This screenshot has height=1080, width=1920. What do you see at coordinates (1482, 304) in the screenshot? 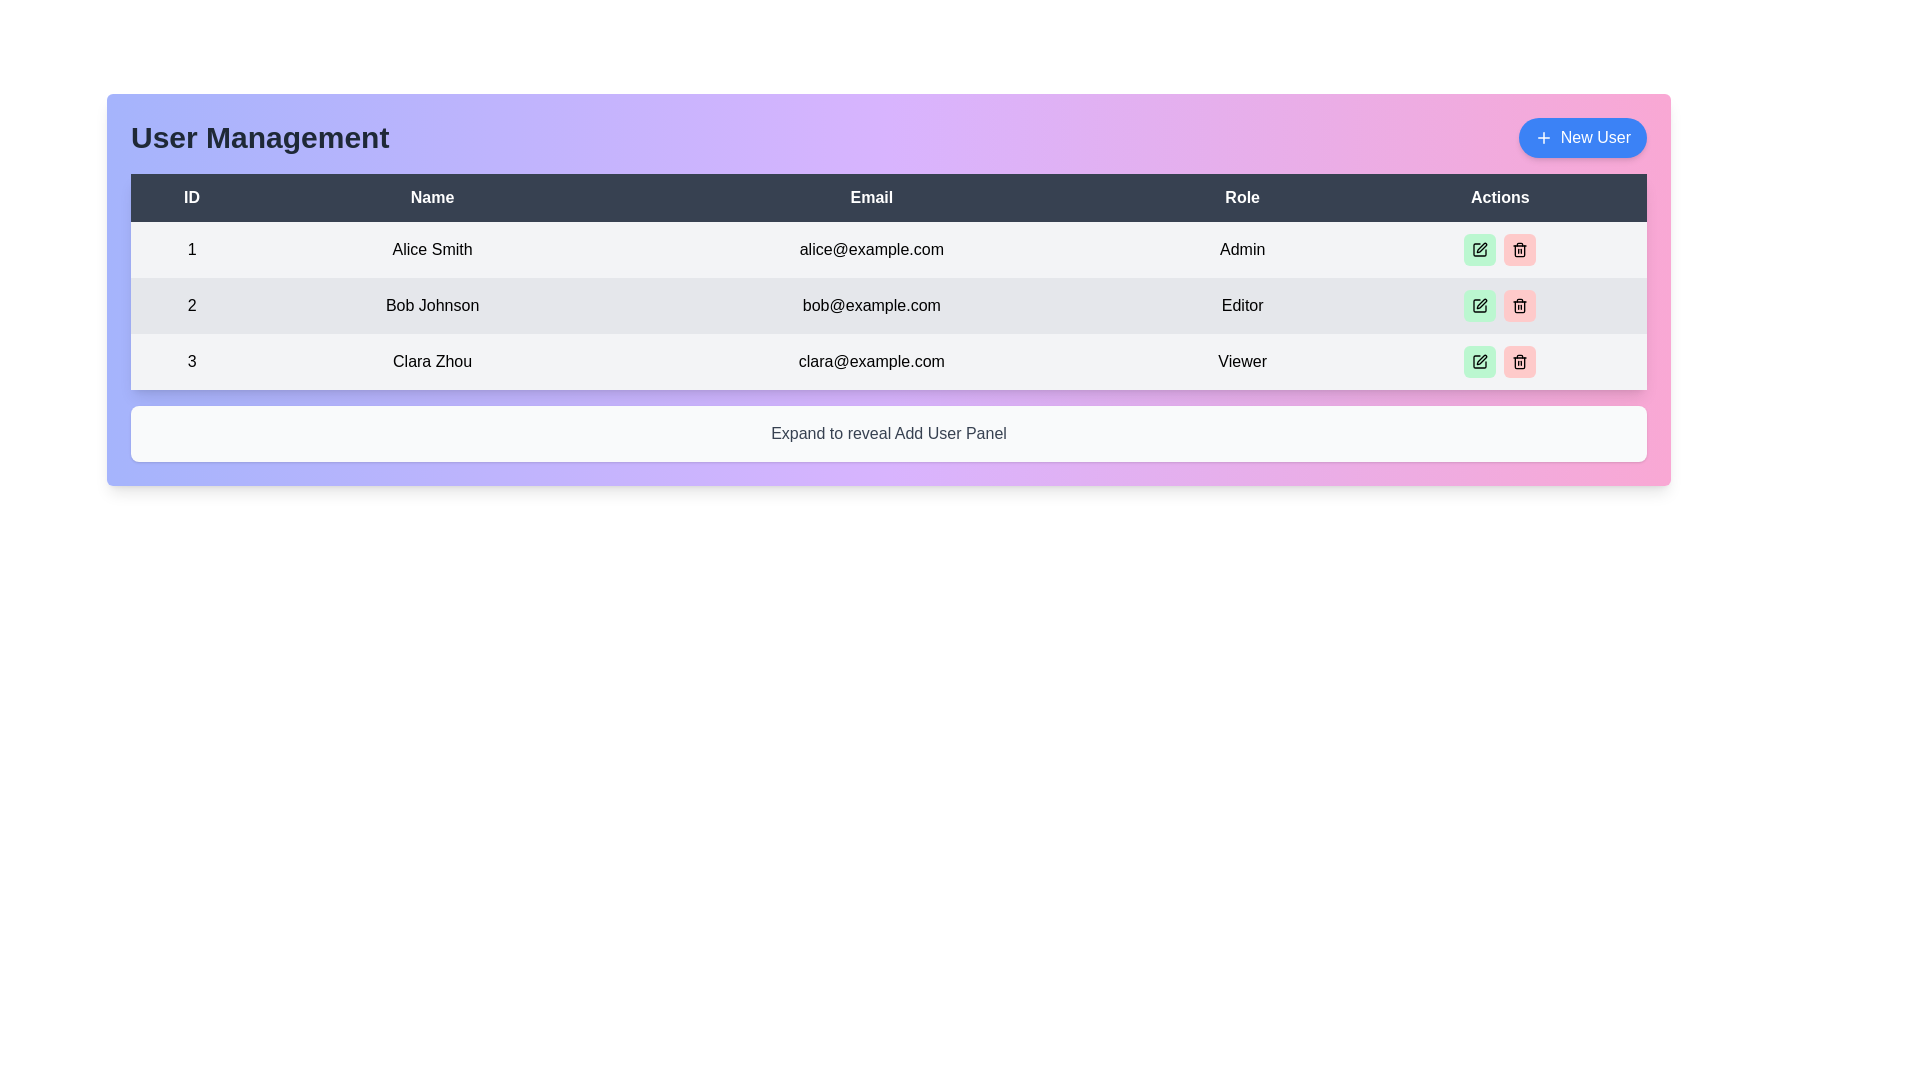
I see `the edit icon (pen-shaped) in the Actions column of the second row for 'Bob Johnson'` at bounding box center [1482, 304].